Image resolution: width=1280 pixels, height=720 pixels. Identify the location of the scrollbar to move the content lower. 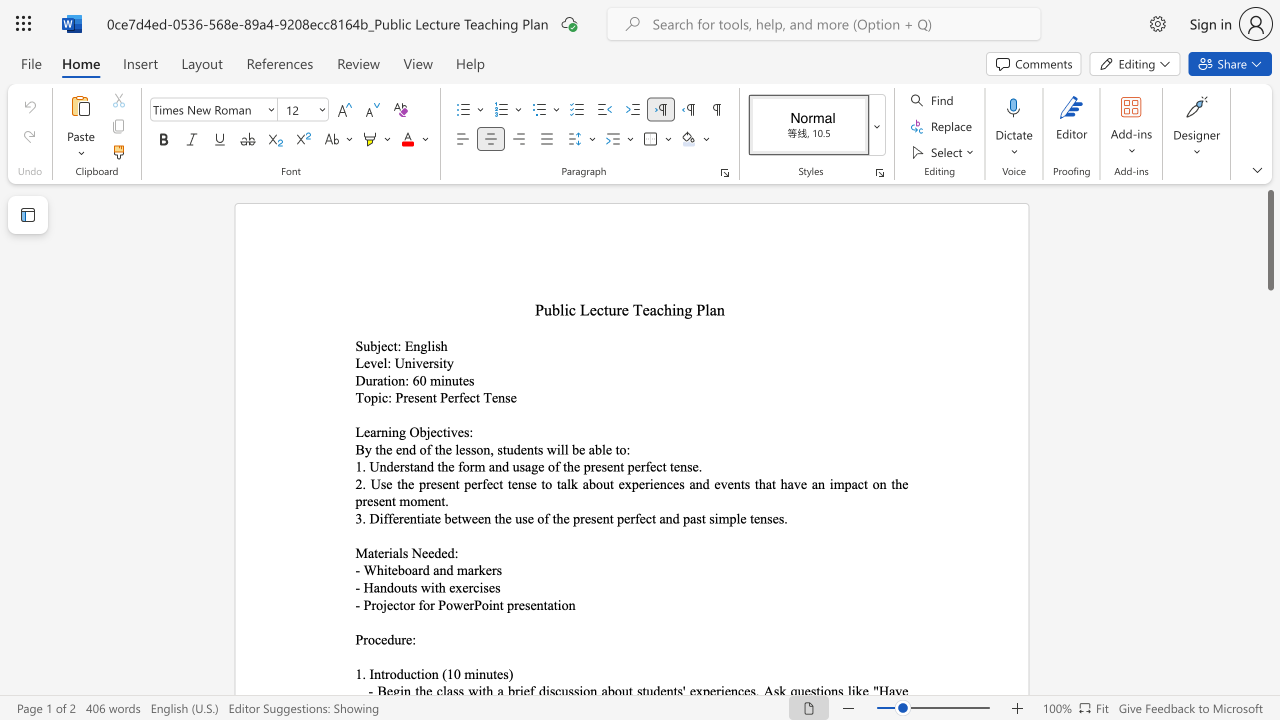
(1269, 608).